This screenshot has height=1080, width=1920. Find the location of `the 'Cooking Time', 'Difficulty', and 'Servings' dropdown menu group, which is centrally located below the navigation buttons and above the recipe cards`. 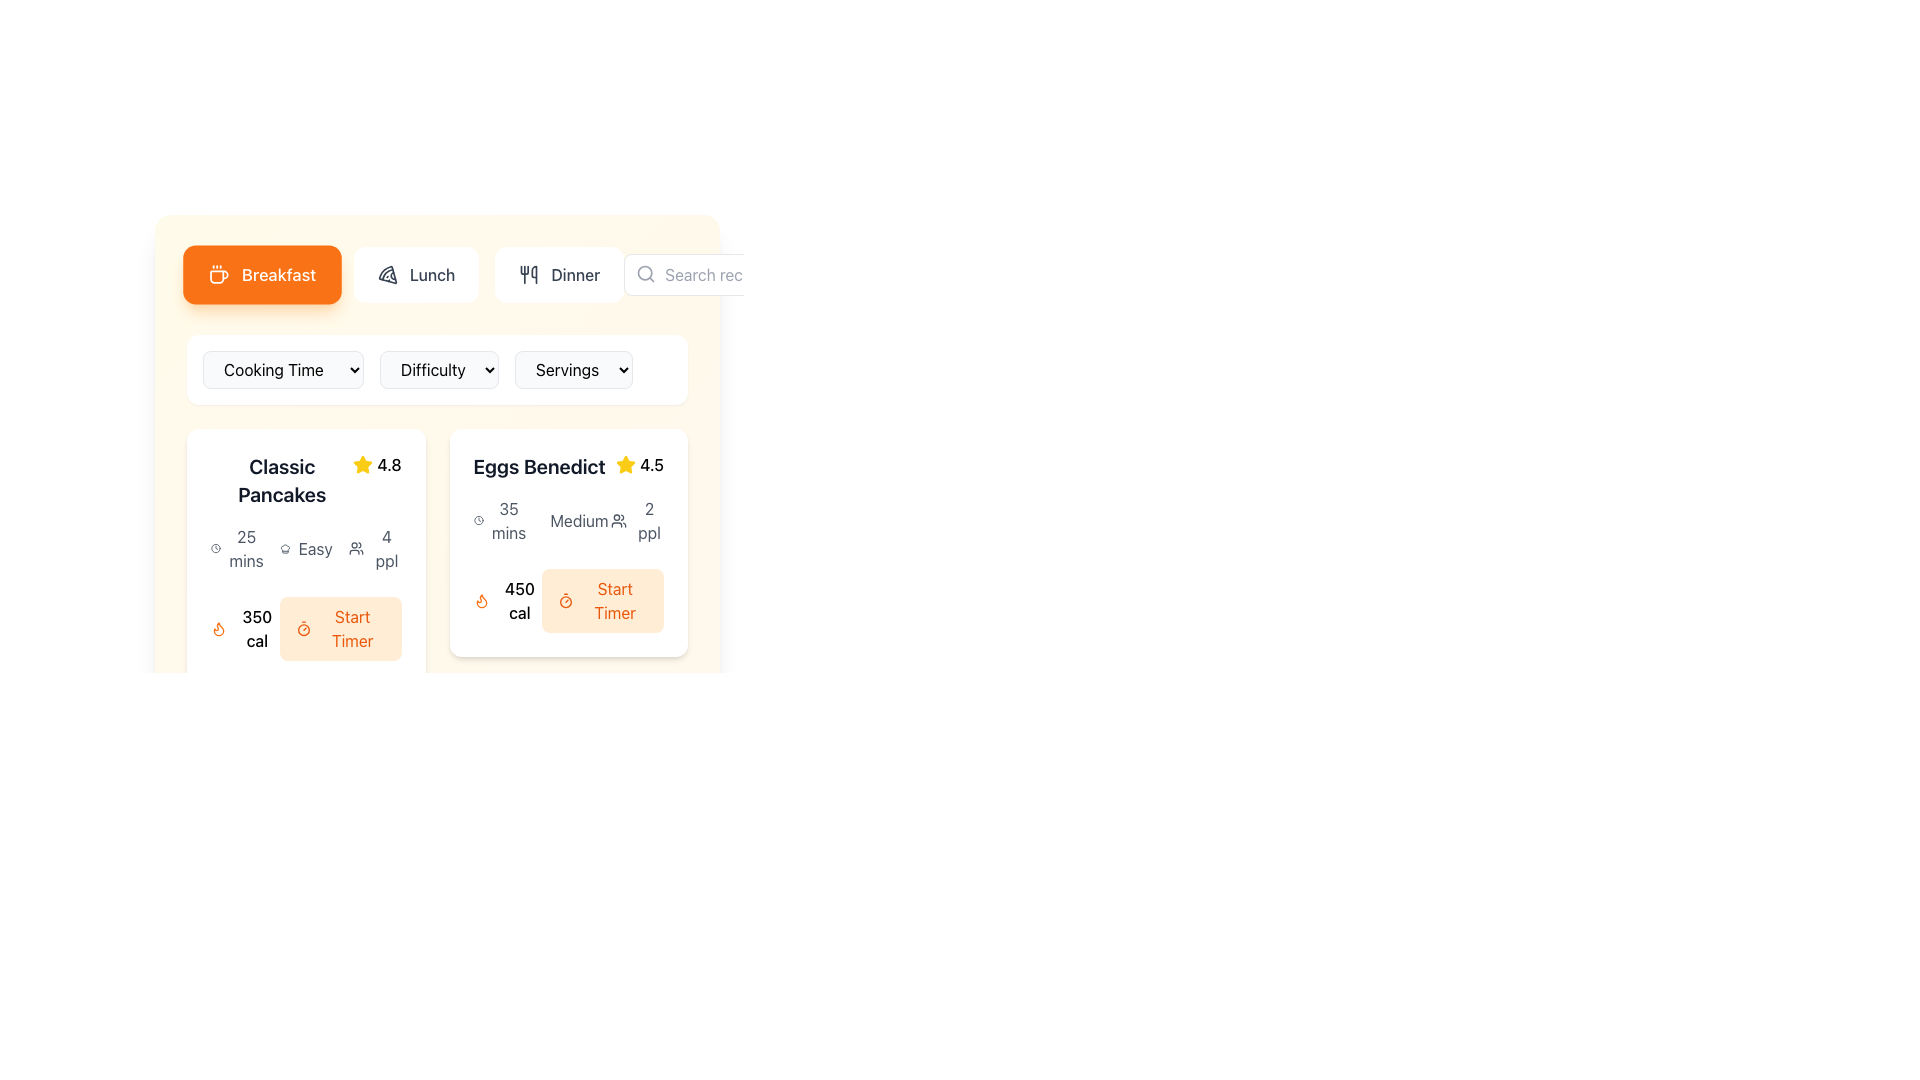

the 'Cooking Time', 'Difficulty', and 'Servings' dropdown menu group, which is centrally located below the navigation buttons and above the recipe cards is located at coordinates (436, 370).